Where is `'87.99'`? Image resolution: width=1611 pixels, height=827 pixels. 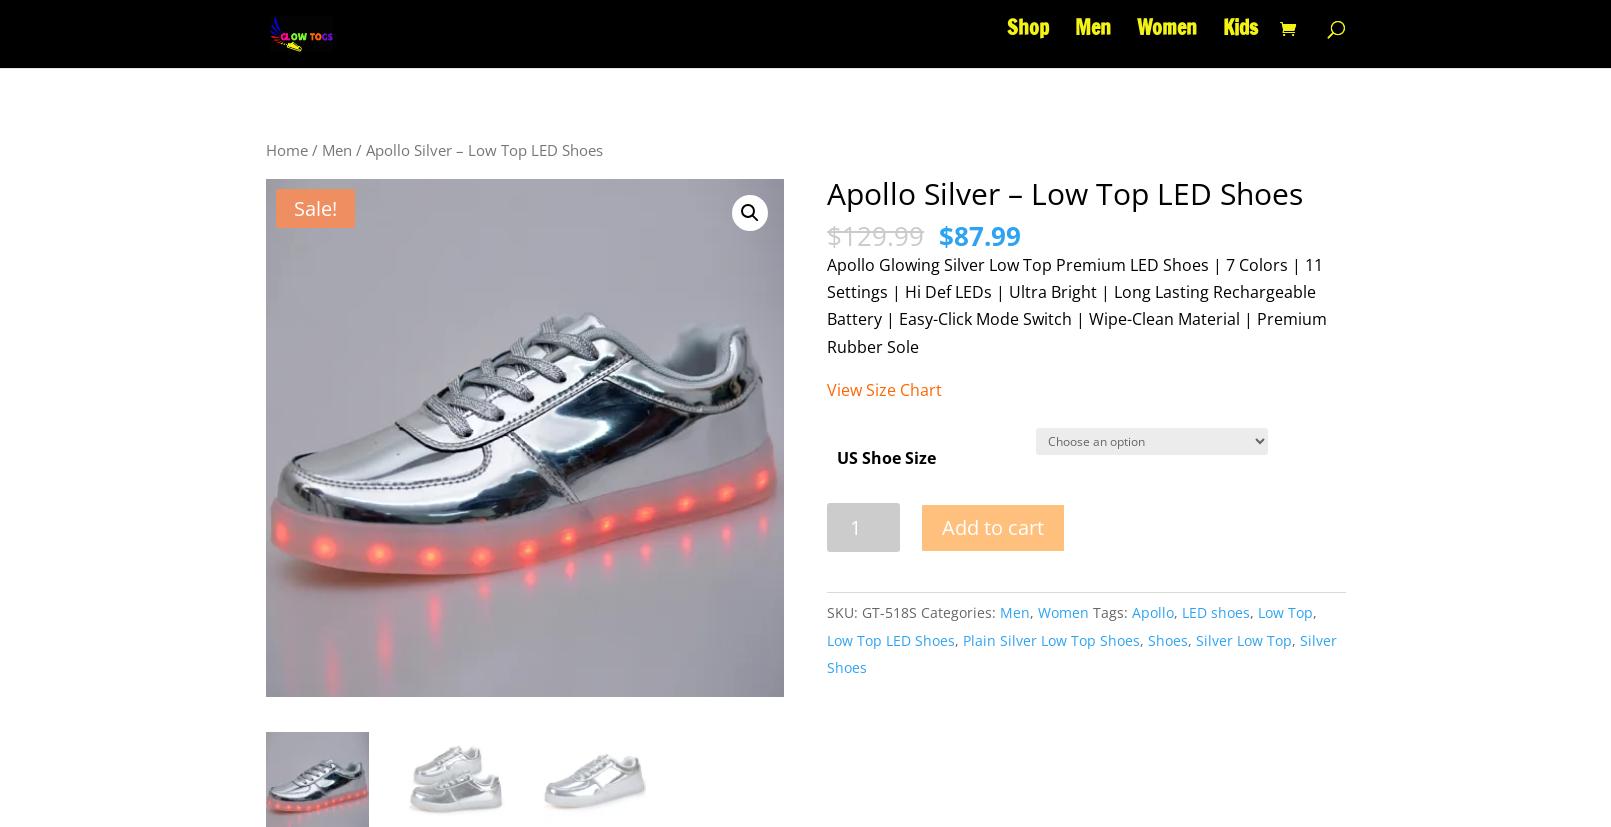
'87.99' is located at coordinates (986, 234).